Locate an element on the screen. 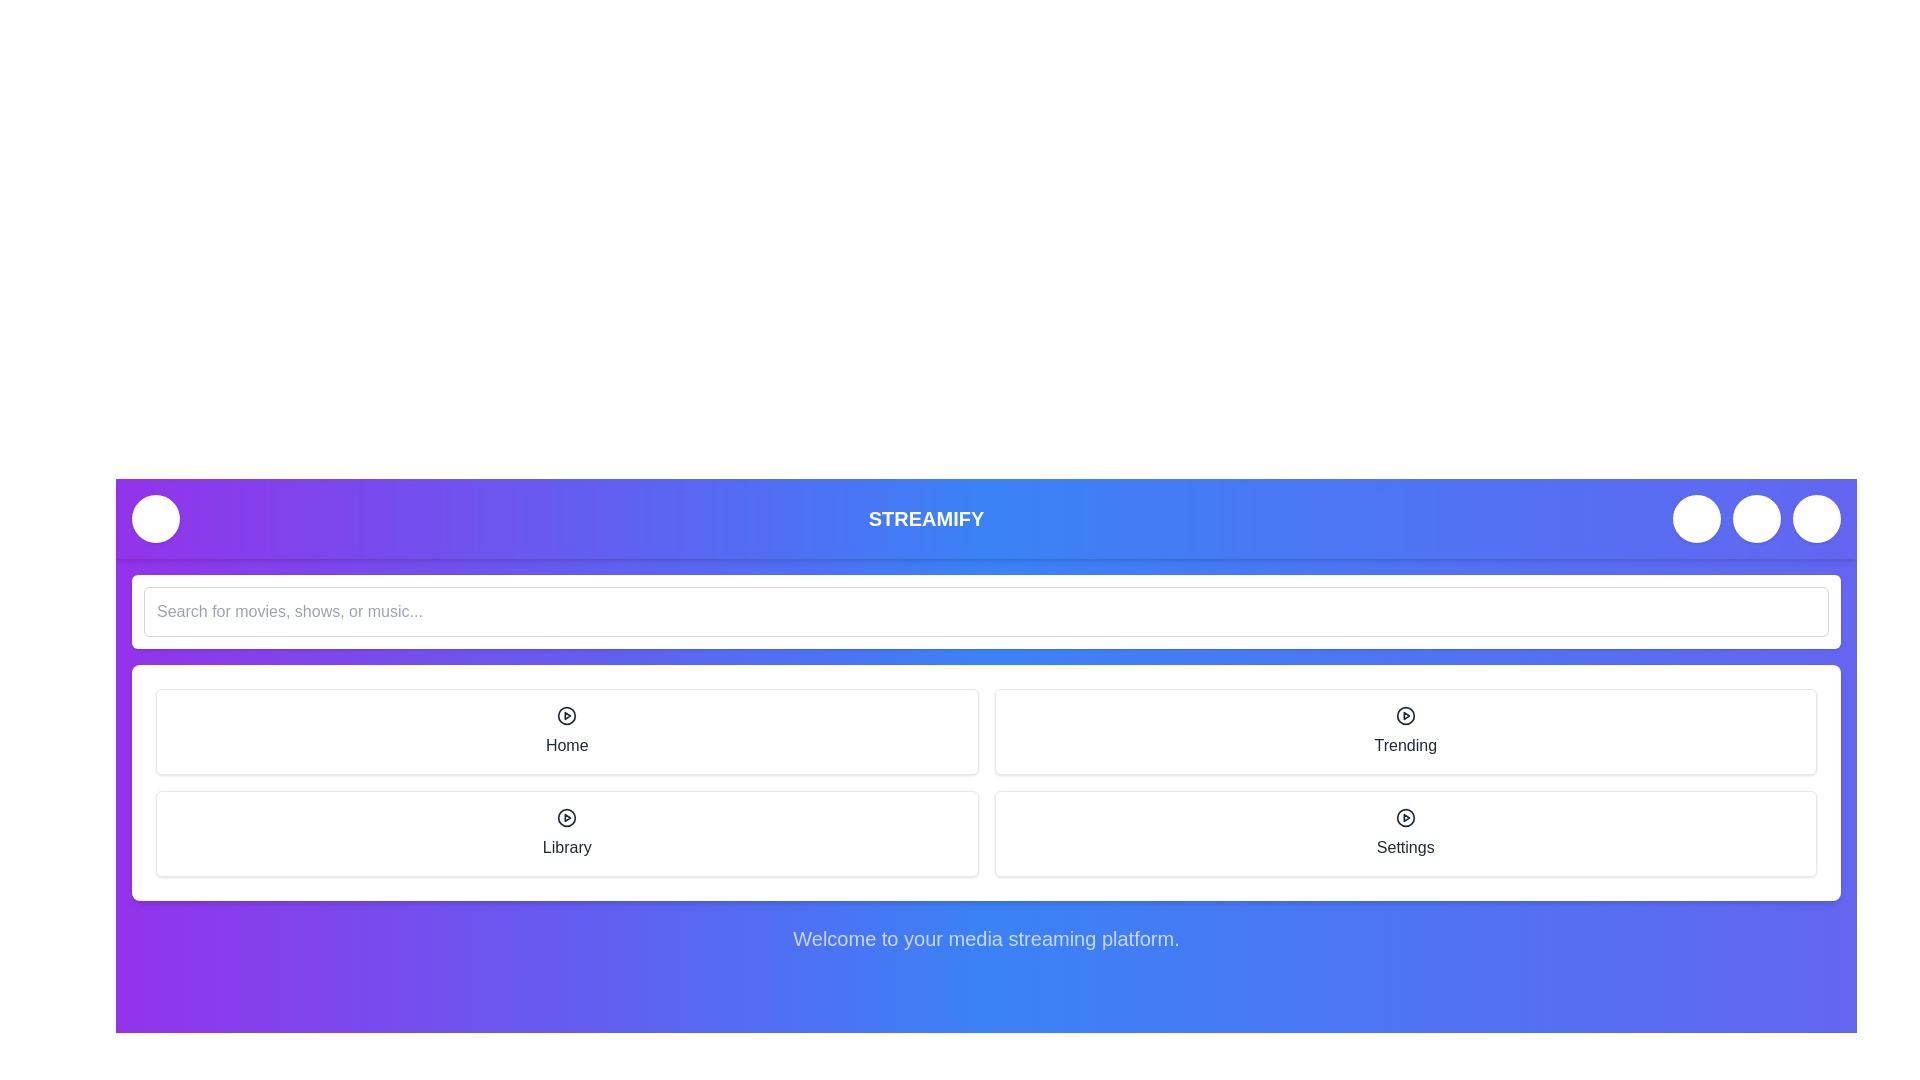 This screenshot has width=1920, height=1080. the search icon button in the header to toggle the visibility of the search bar is located at coordinates (1696, 518).